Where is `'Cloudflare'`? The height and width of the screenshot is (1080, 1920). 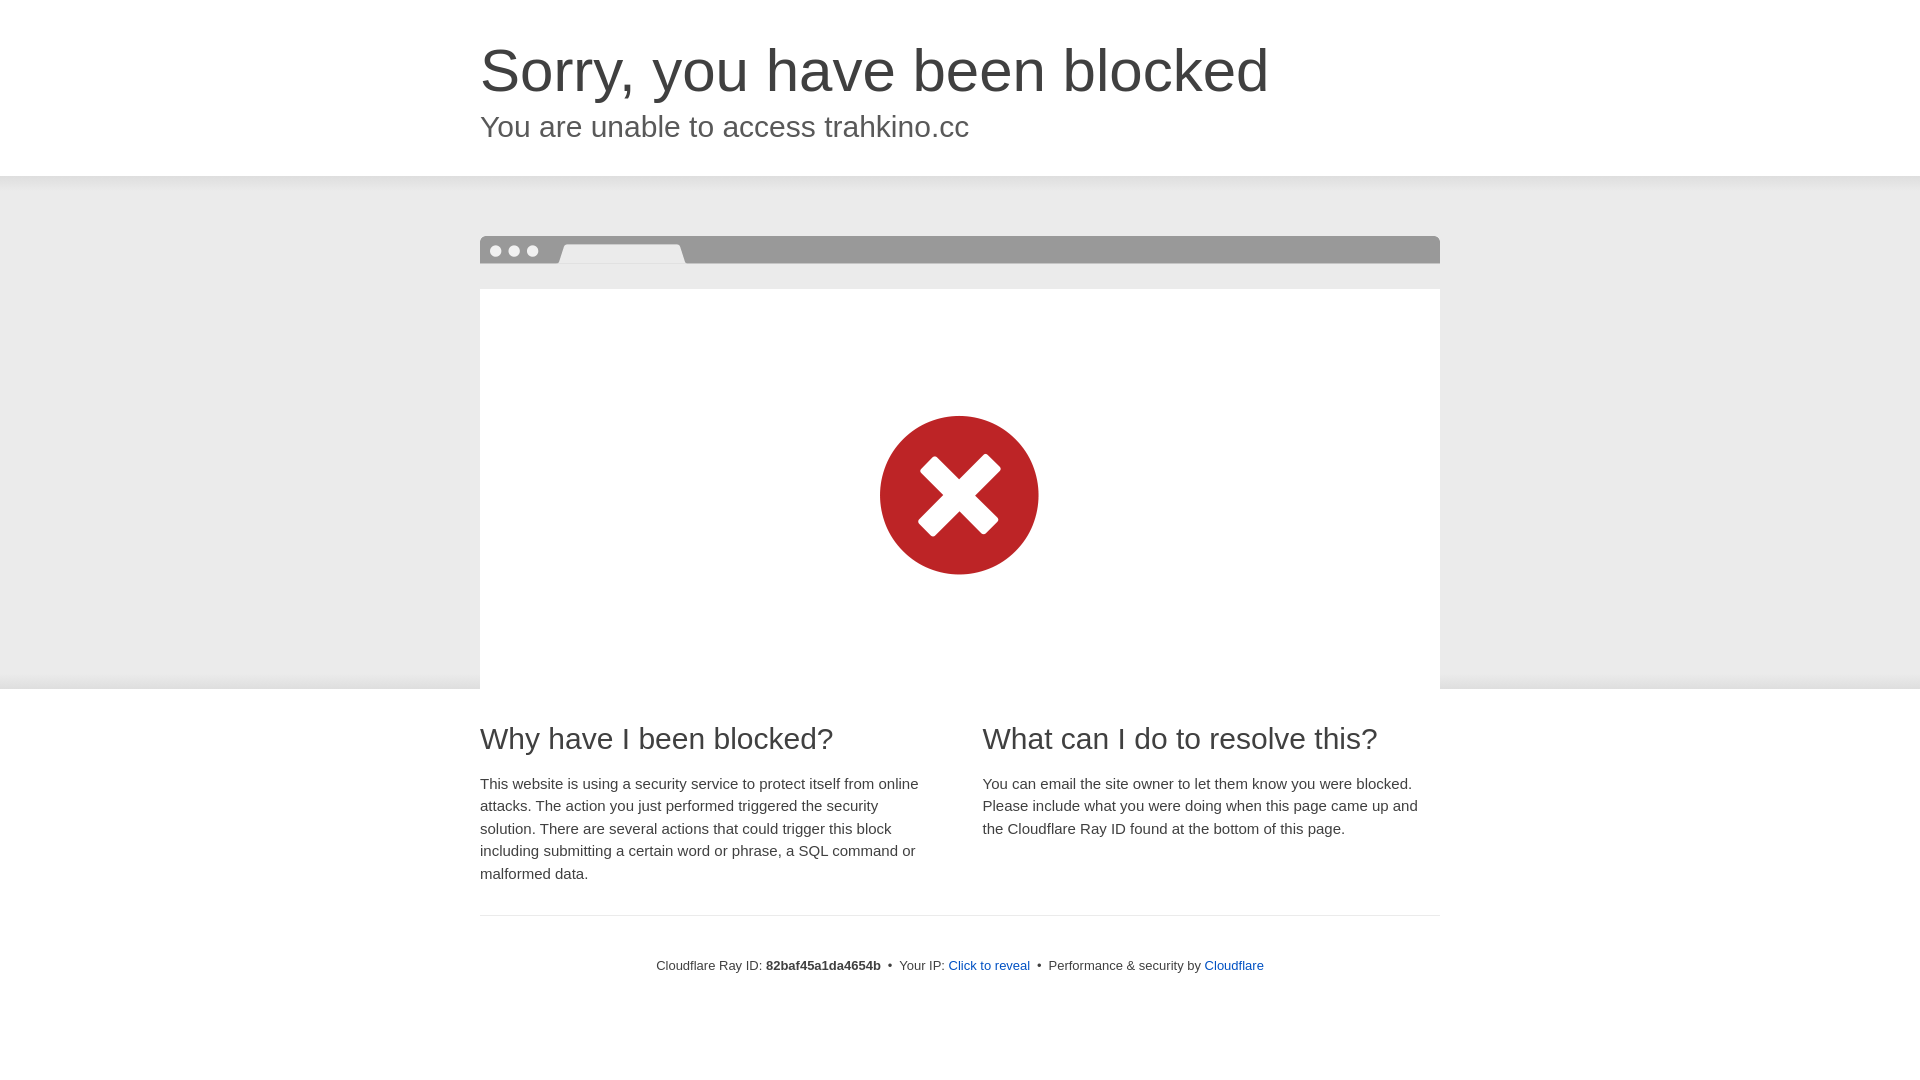 'Cloudflare' is located at coordinates (1233, 964).